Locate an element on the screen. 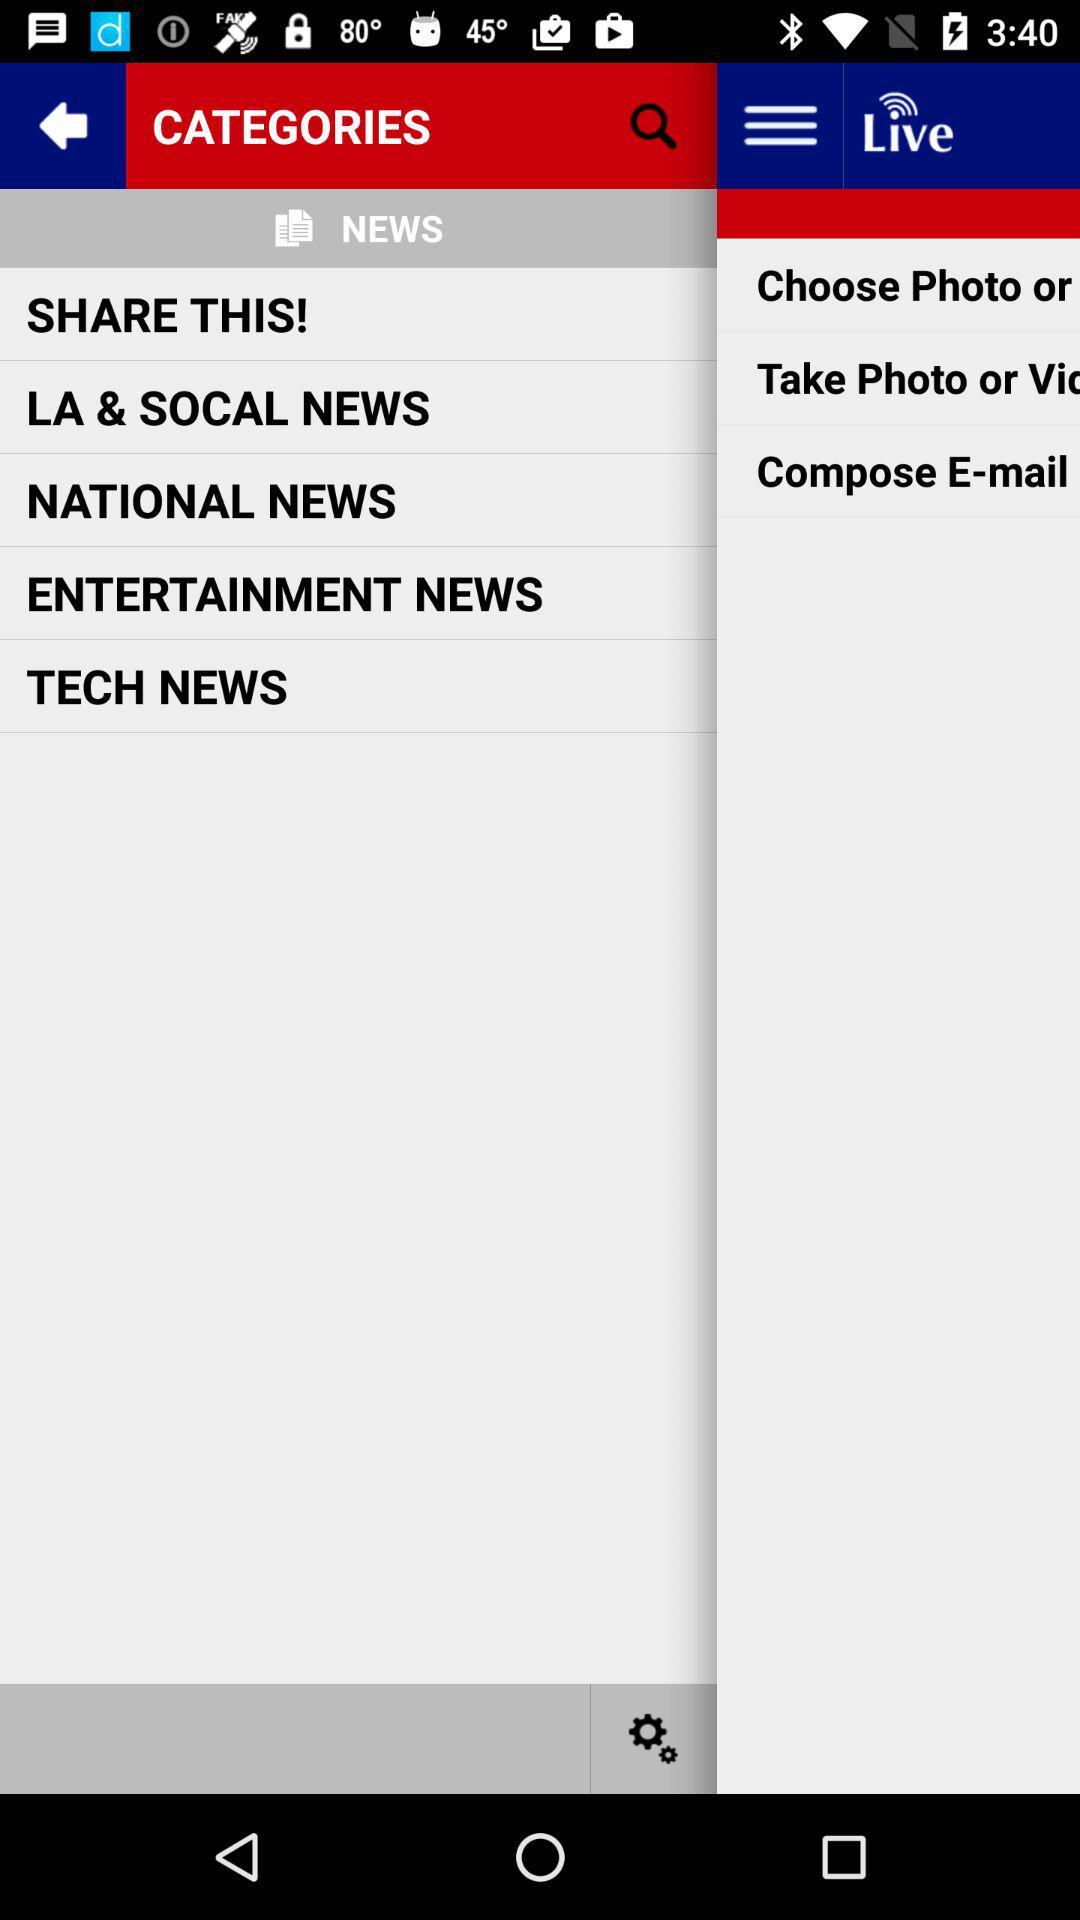 The height and width of the screenshot is (1920, 1080). item on the left is located at coordinates (156, 685).